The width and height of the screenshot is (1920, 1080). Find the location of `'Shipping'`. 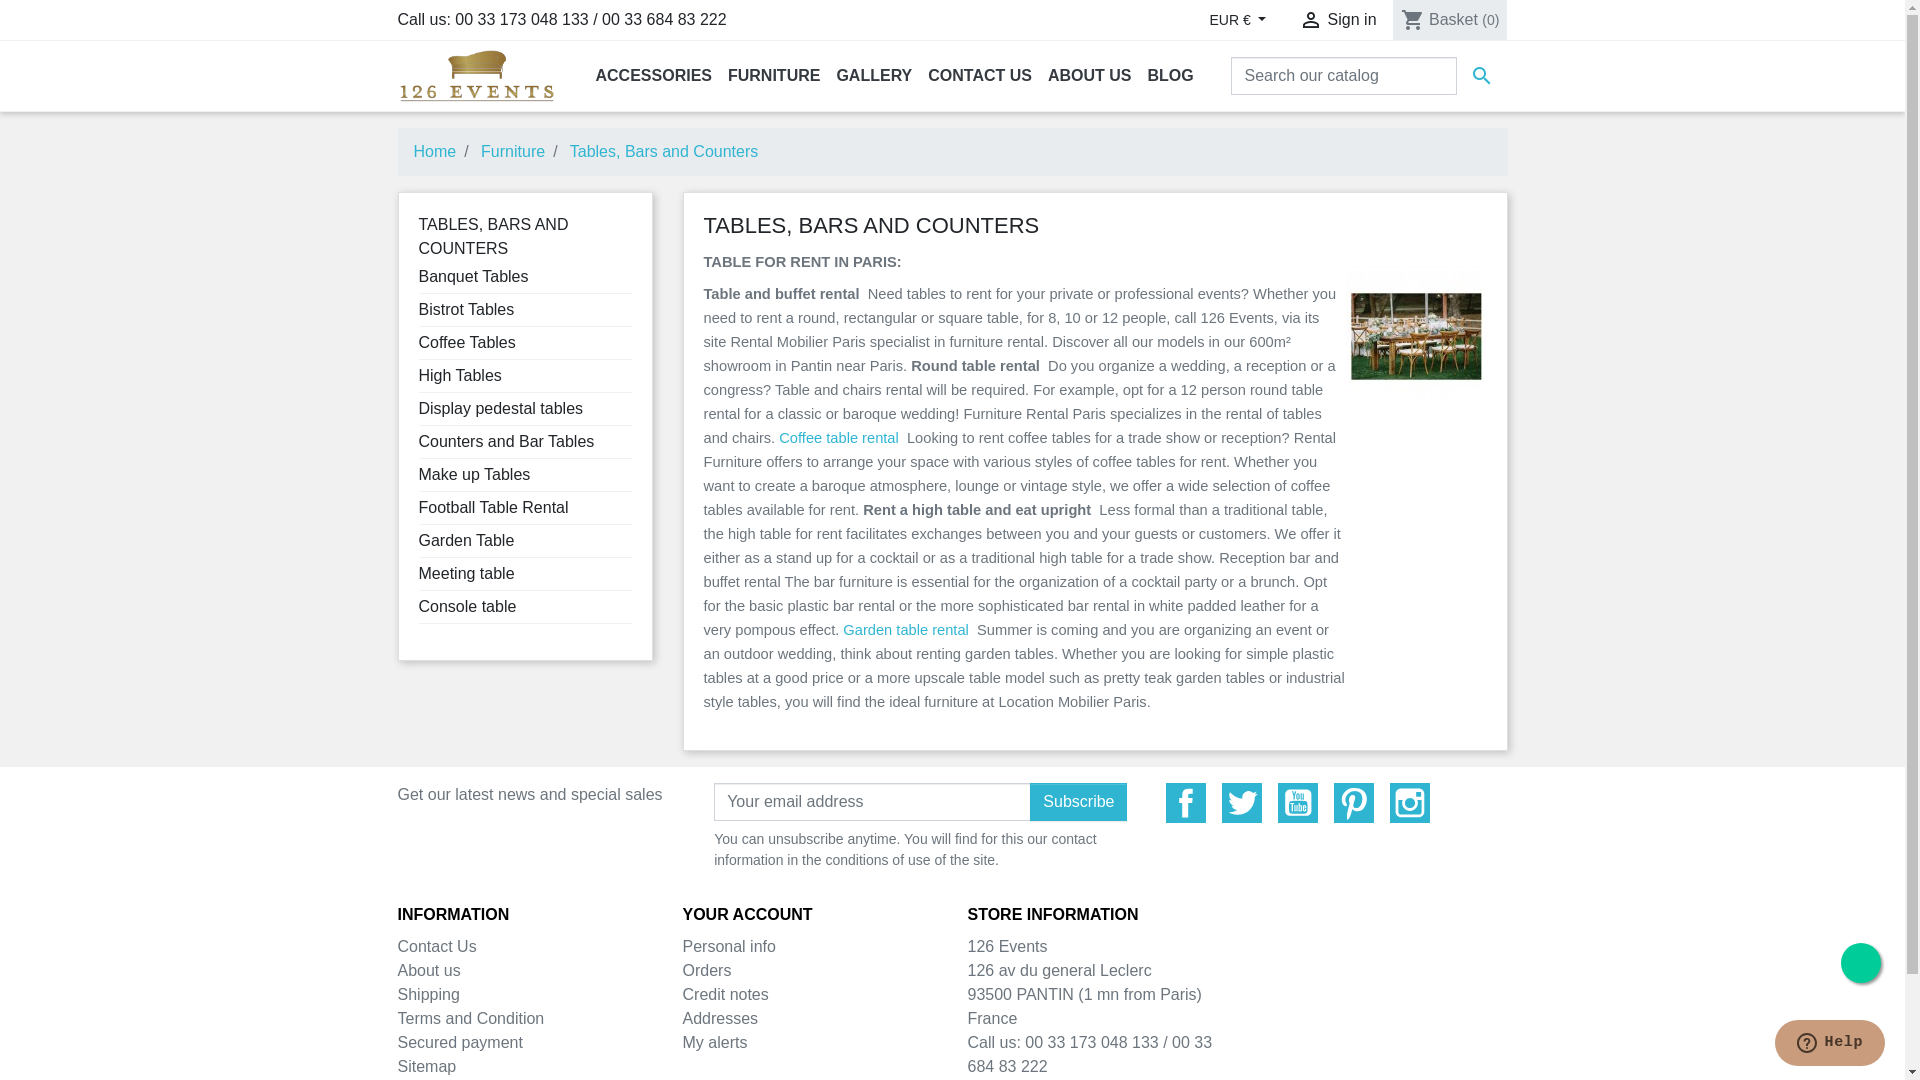

'Shipping' is located at coordinates (427, 994).